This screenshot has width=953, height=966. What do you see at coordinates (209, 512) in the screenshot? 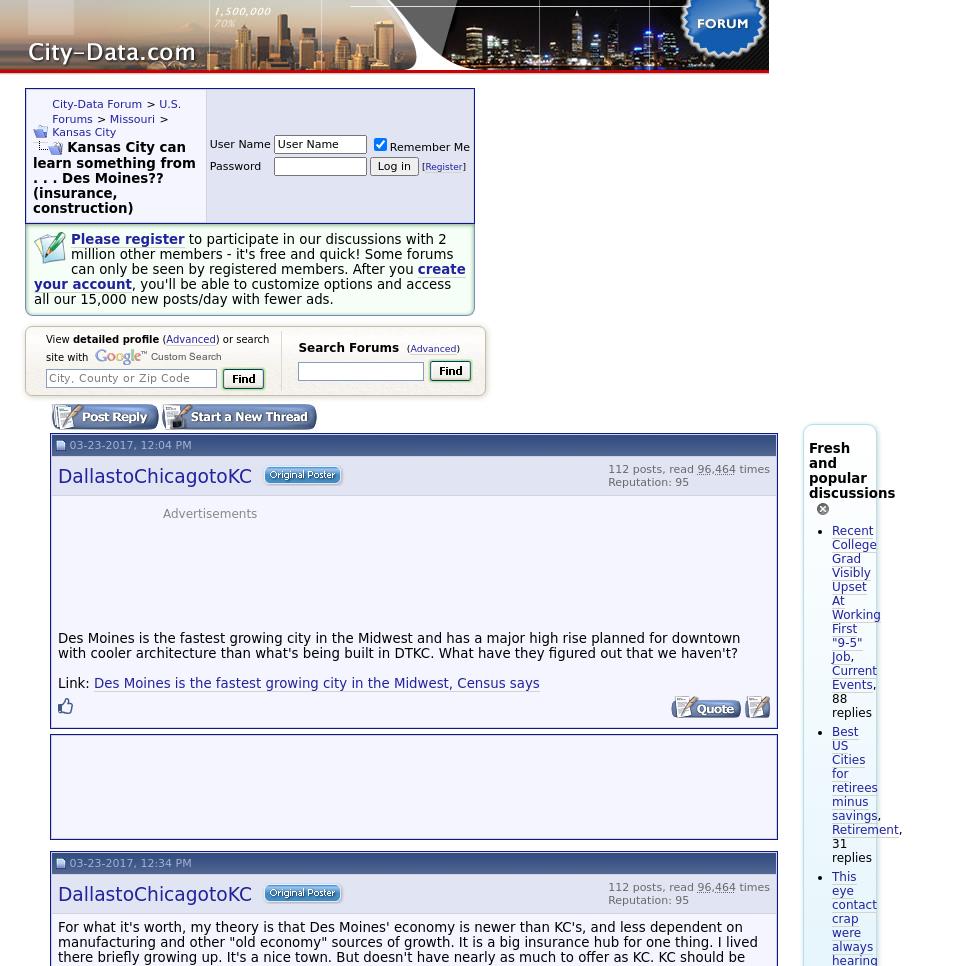
I see `'Advertisements'` at bounding box center [209, 512].